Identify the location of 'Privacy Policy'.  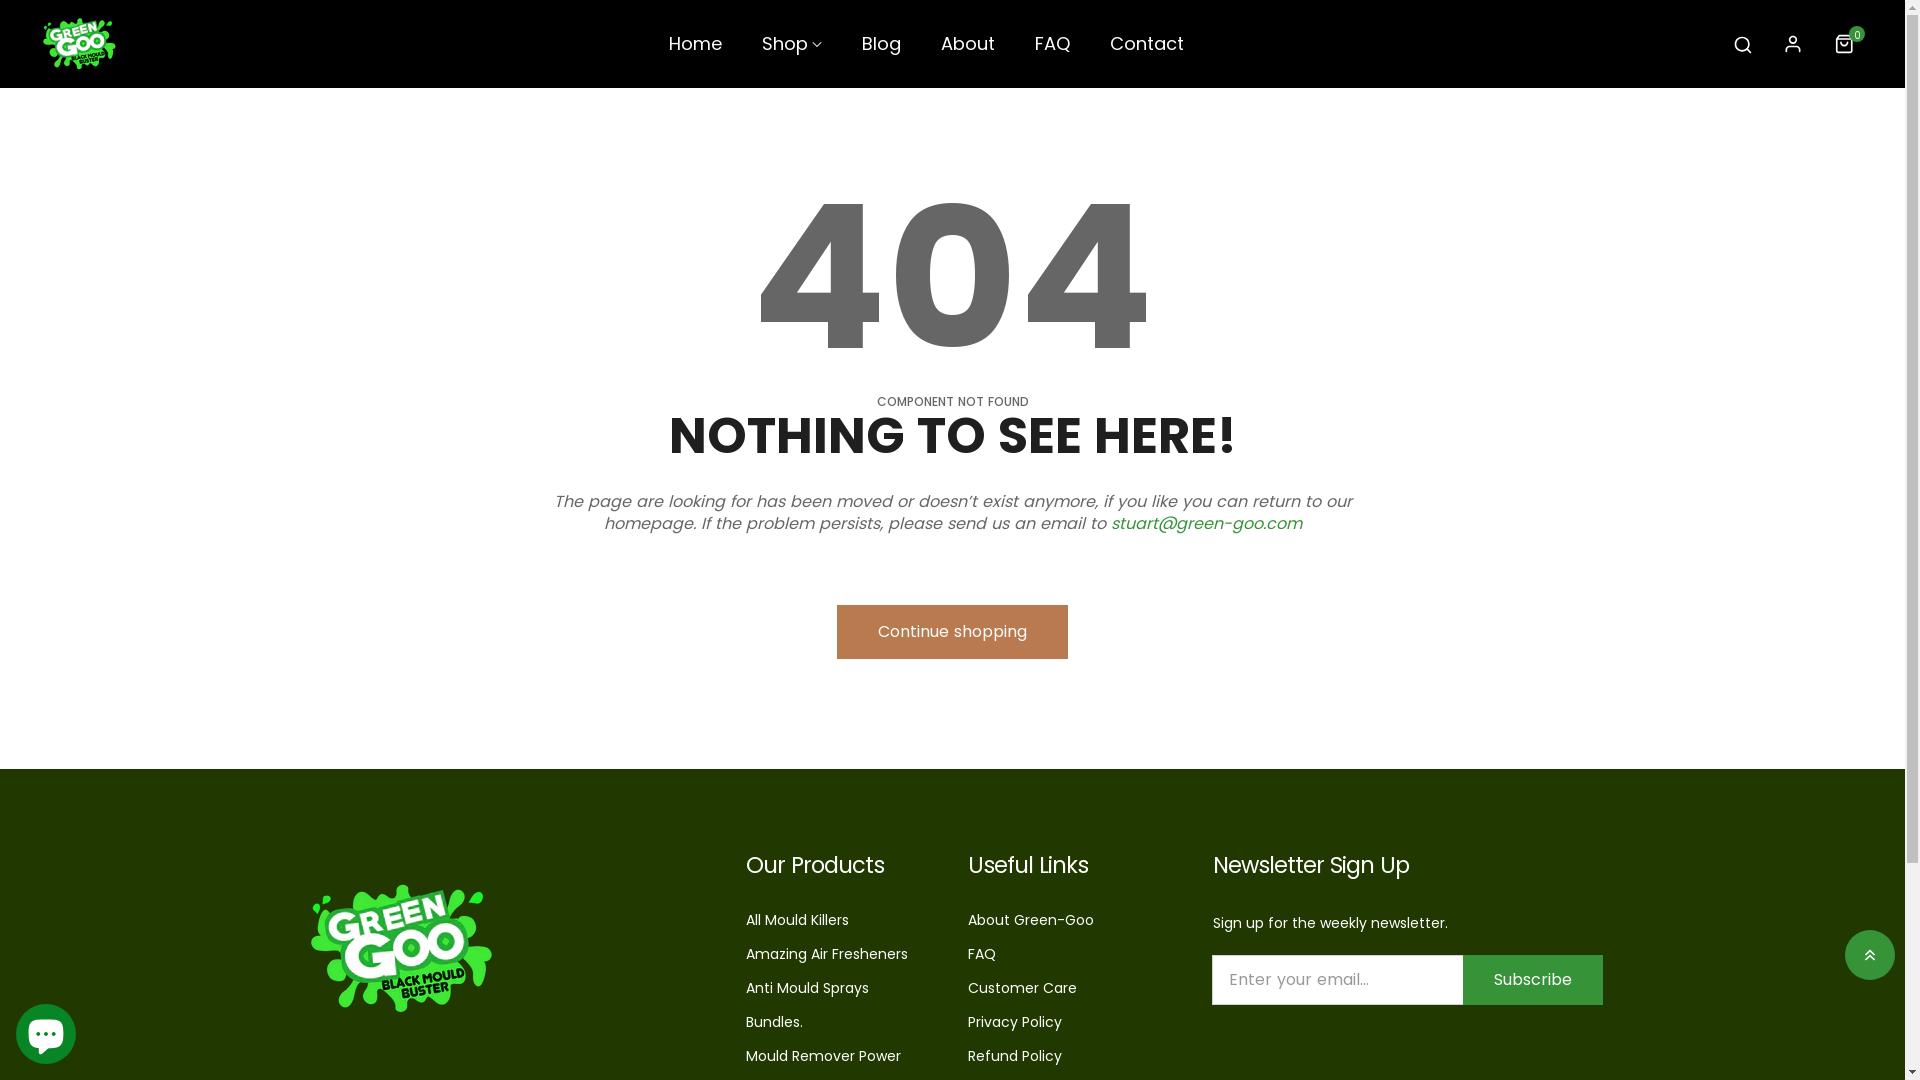
(1014, 1022).